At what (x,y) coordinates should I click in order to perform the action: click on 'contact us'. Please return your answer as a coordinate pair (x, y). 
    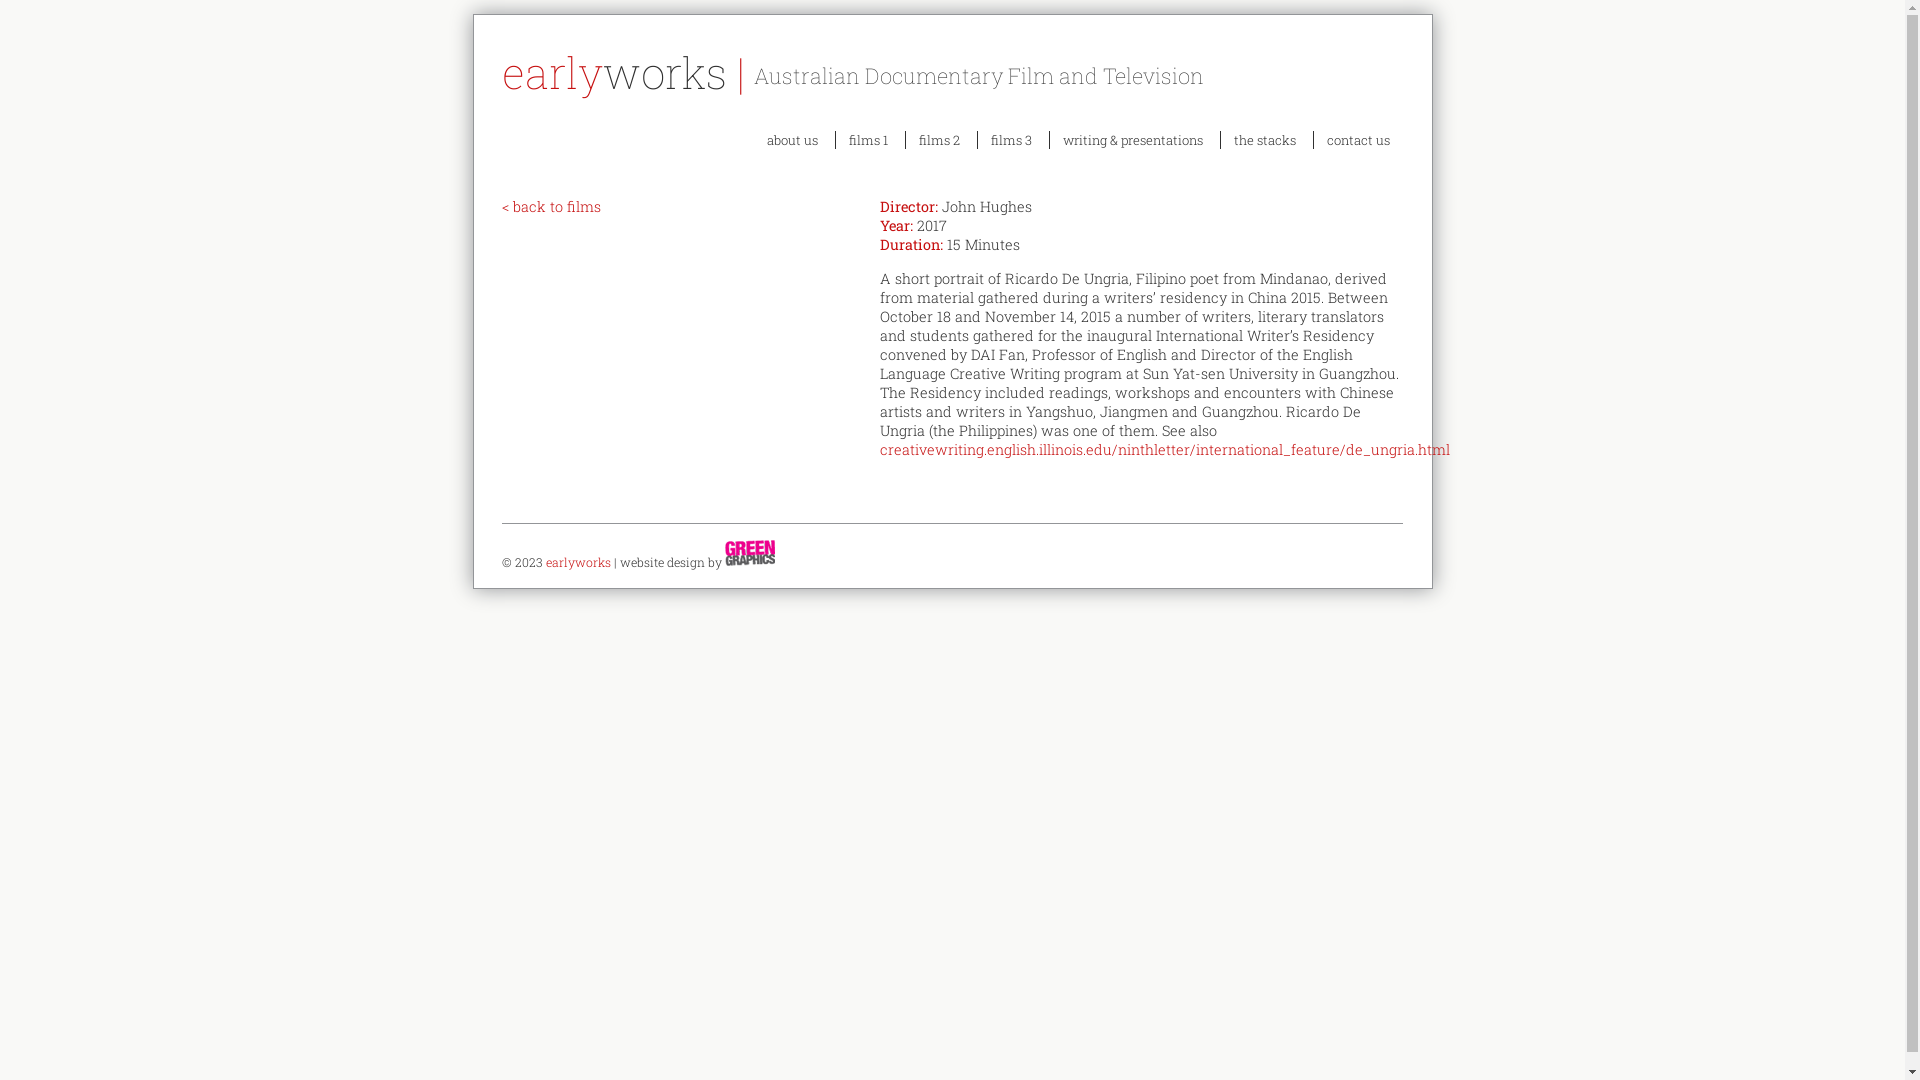
    Looking at the image, I should click on (1358, 138).